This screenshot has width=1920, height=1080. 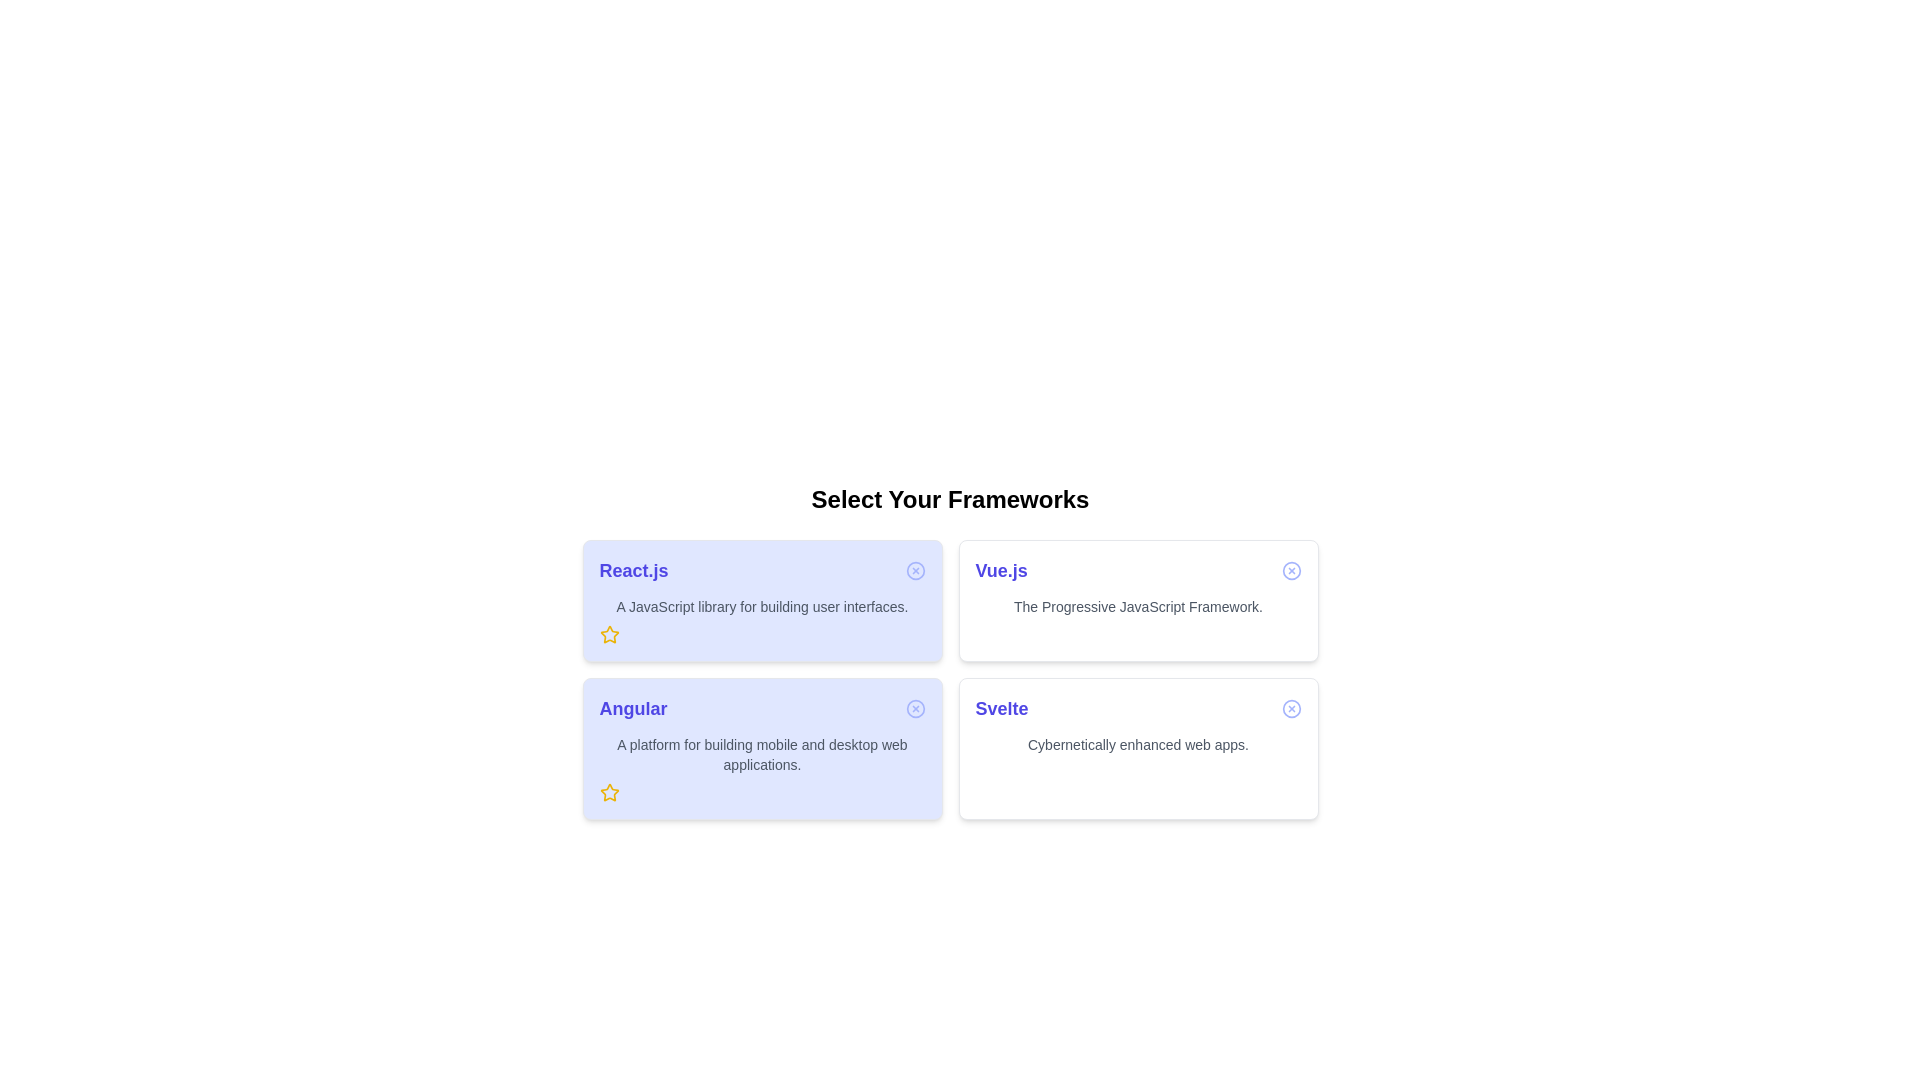 I want to click on close button on the chip labeled Vue.js to remove it, so click(x=1291, y=570).